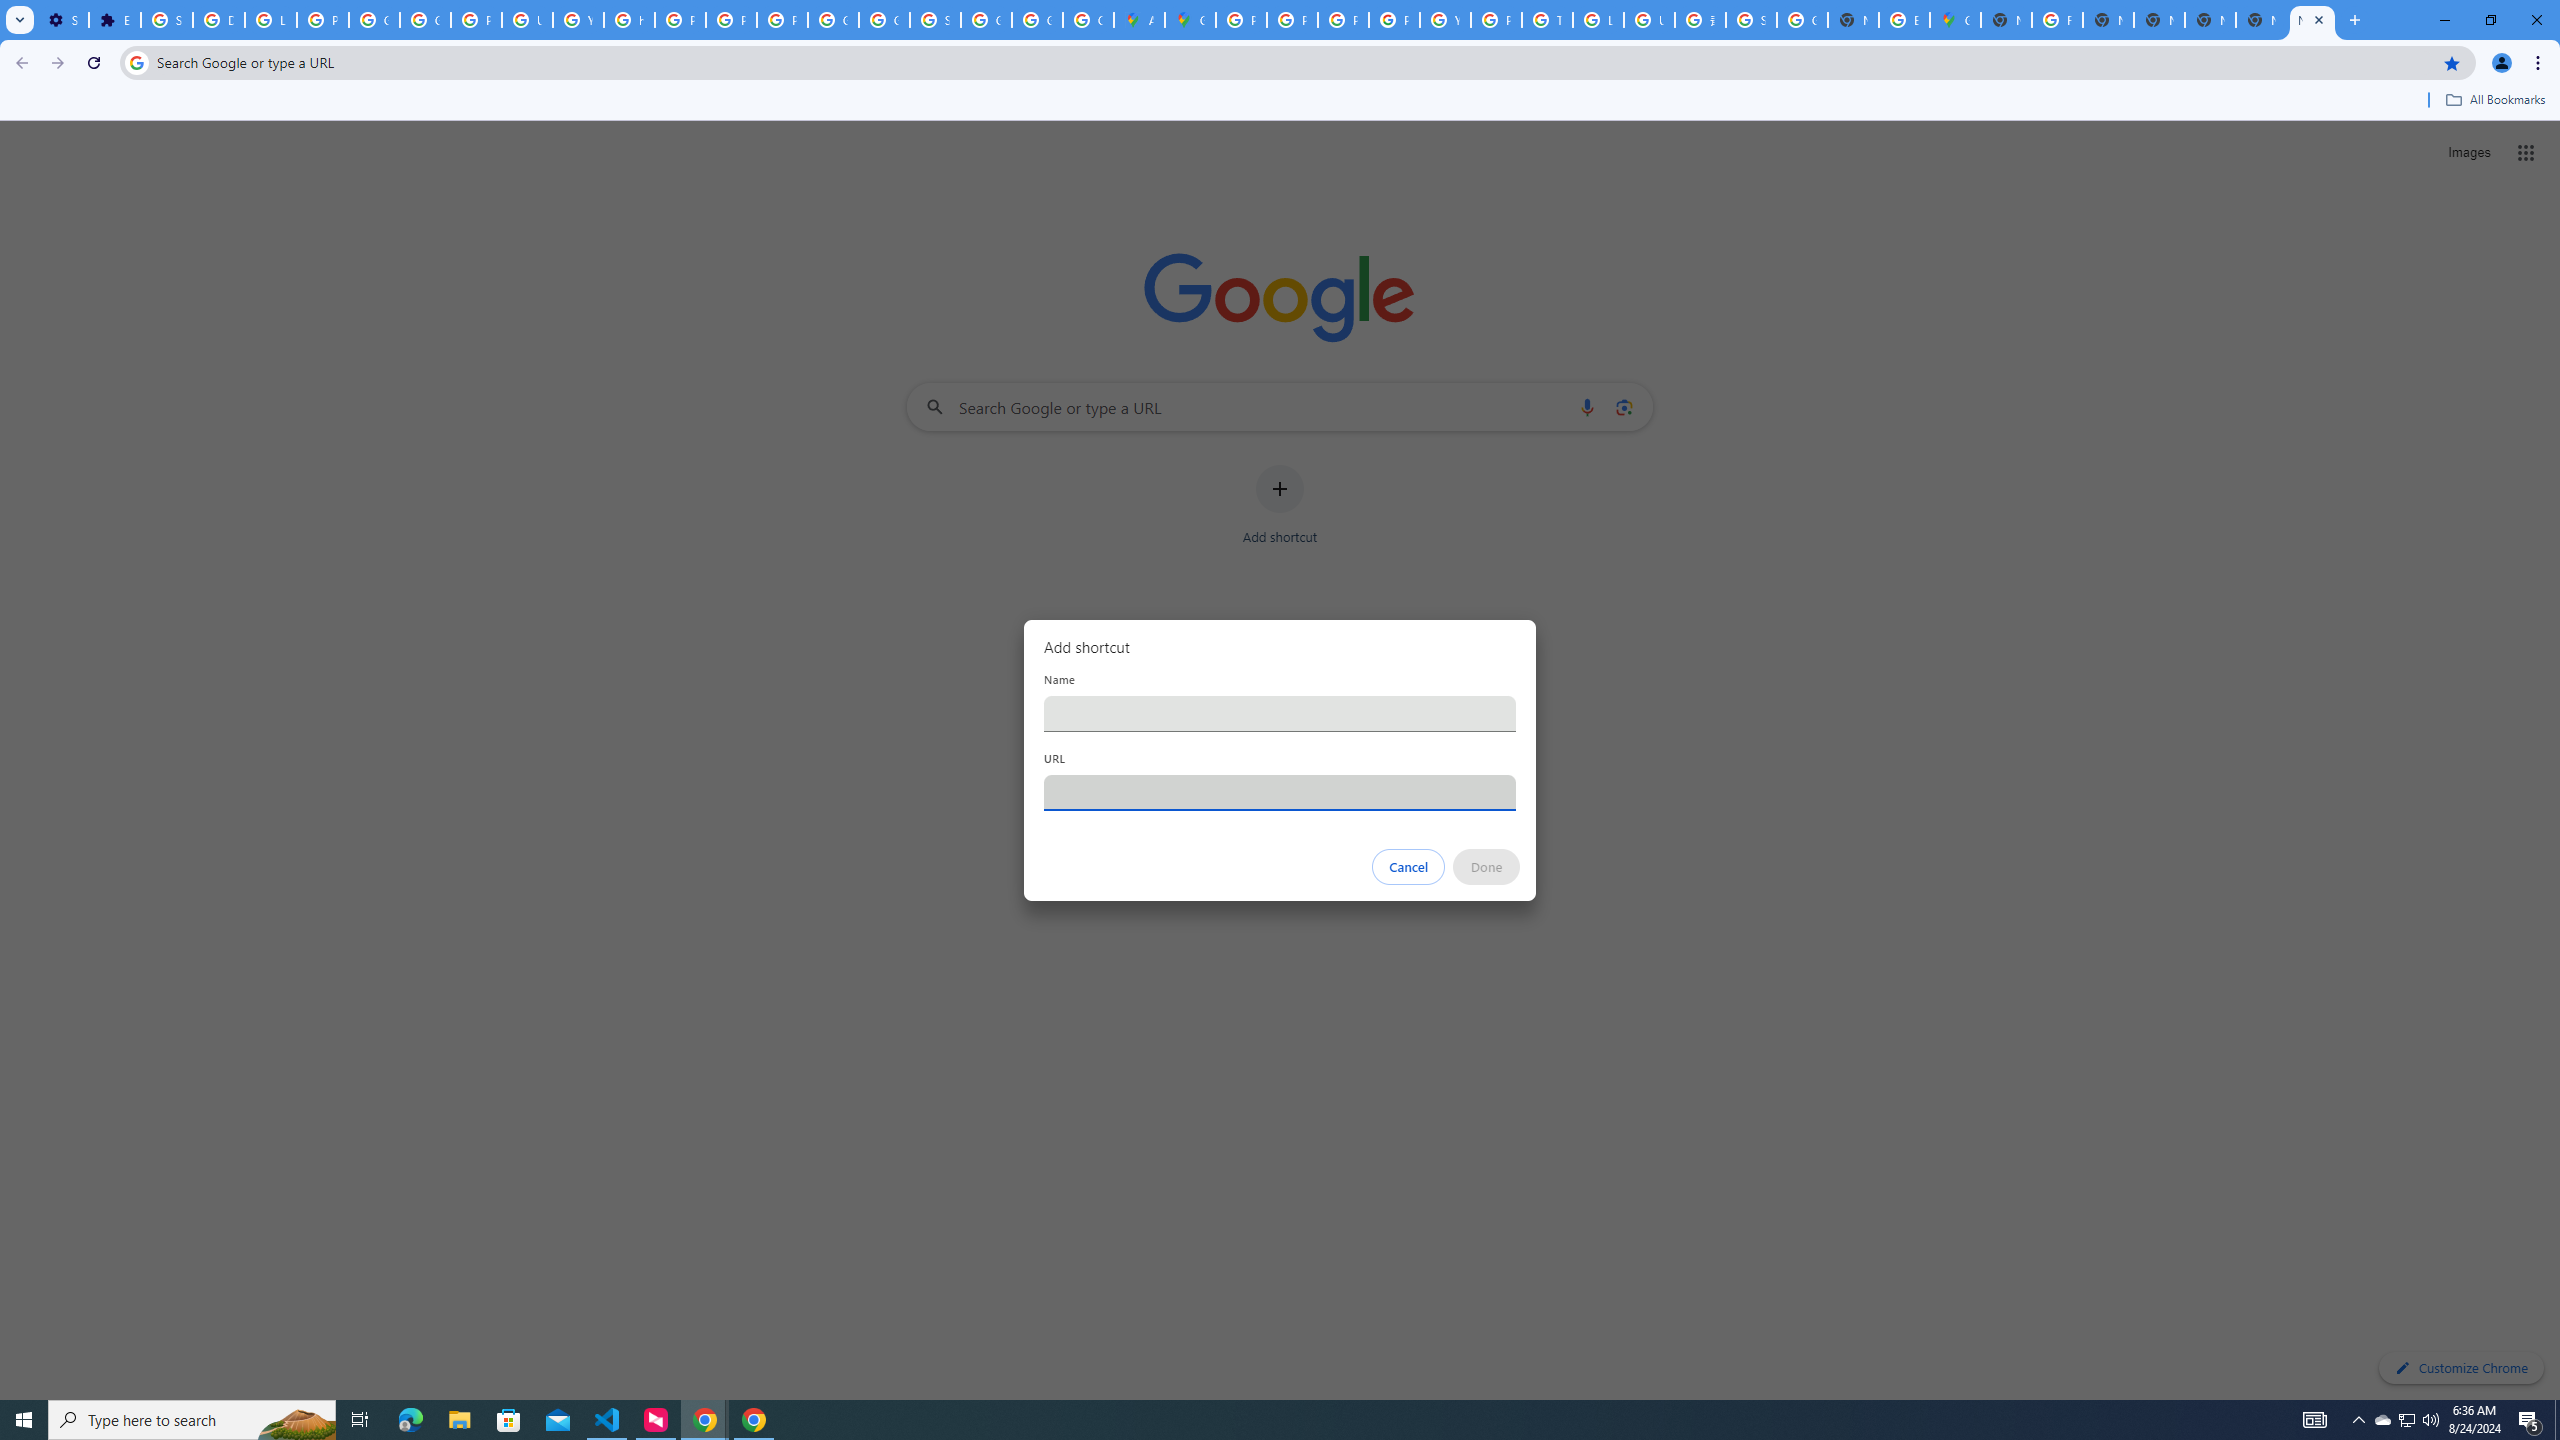 The width and height of the screenshot is (2560, 1440). I want to click on 'New Tab', so click(2261, 19).